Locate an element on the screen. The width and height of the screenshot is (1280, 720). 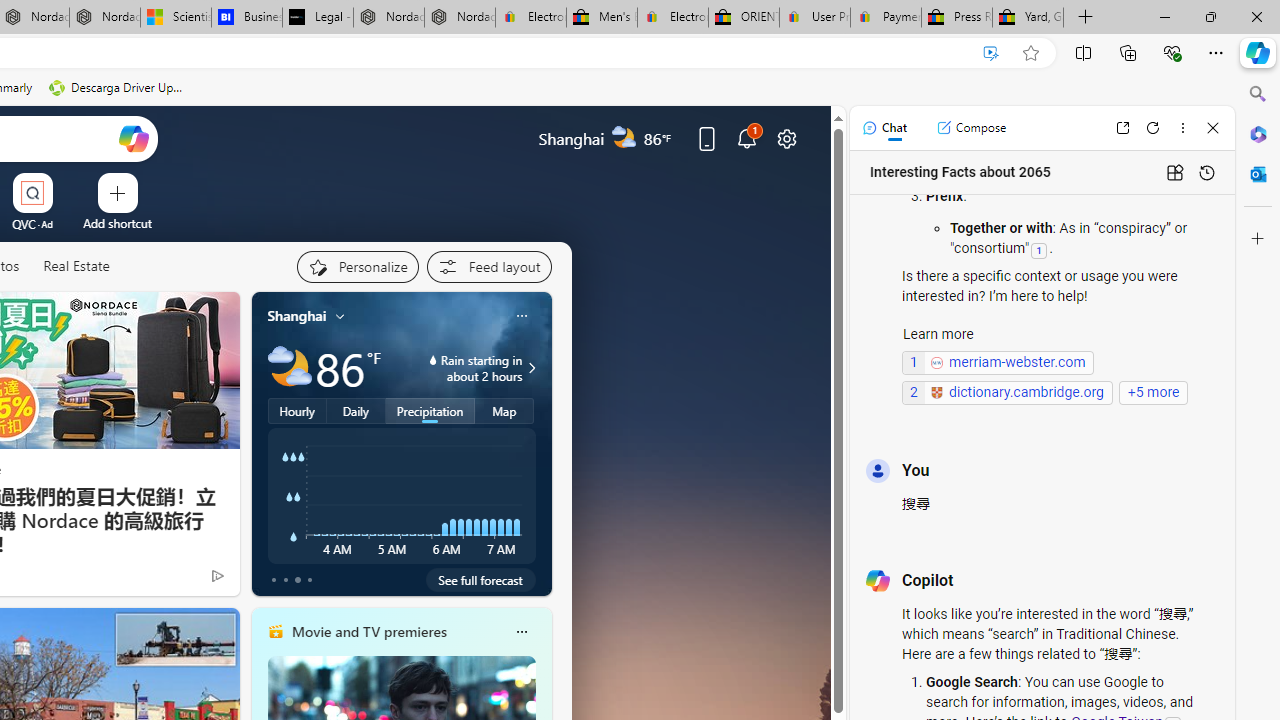
'Daily' is located at coordinates (356, 410).